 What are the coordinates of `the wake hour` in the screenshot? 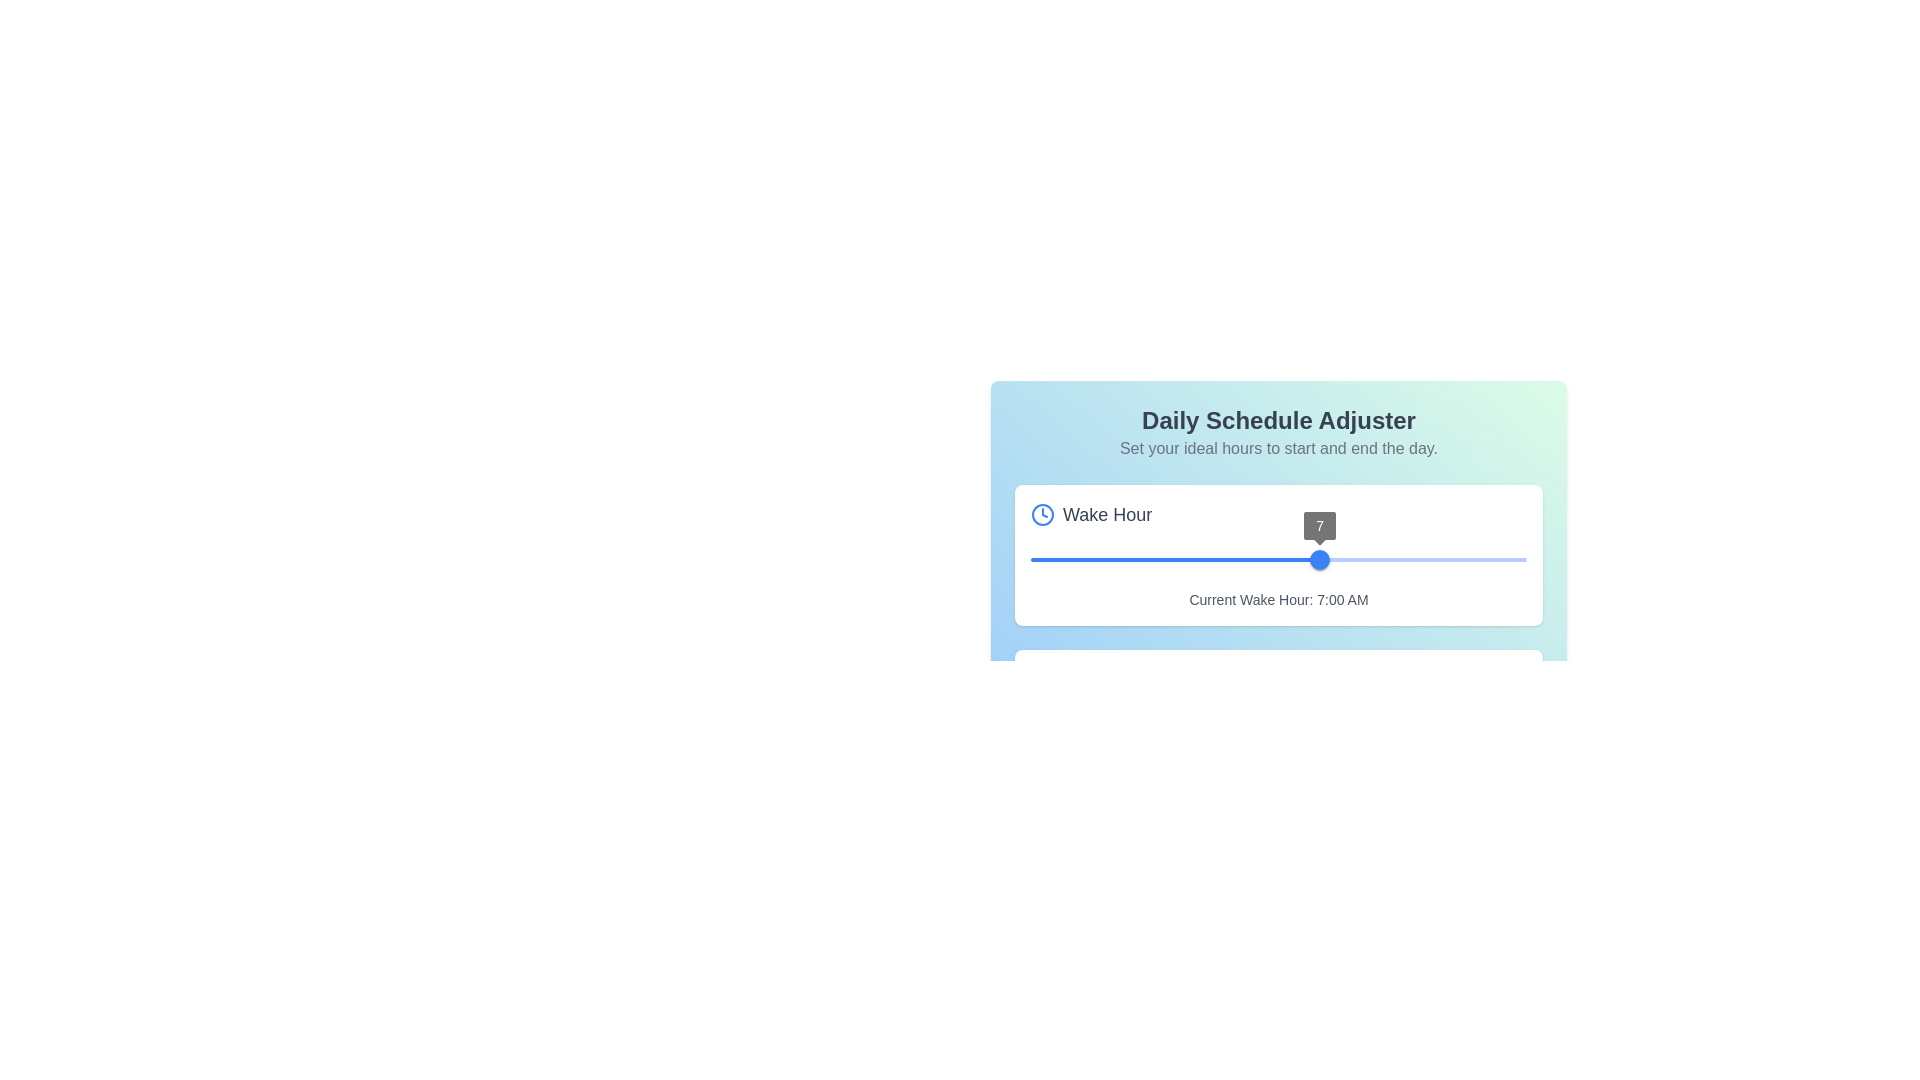 It's located at (1050, 559).